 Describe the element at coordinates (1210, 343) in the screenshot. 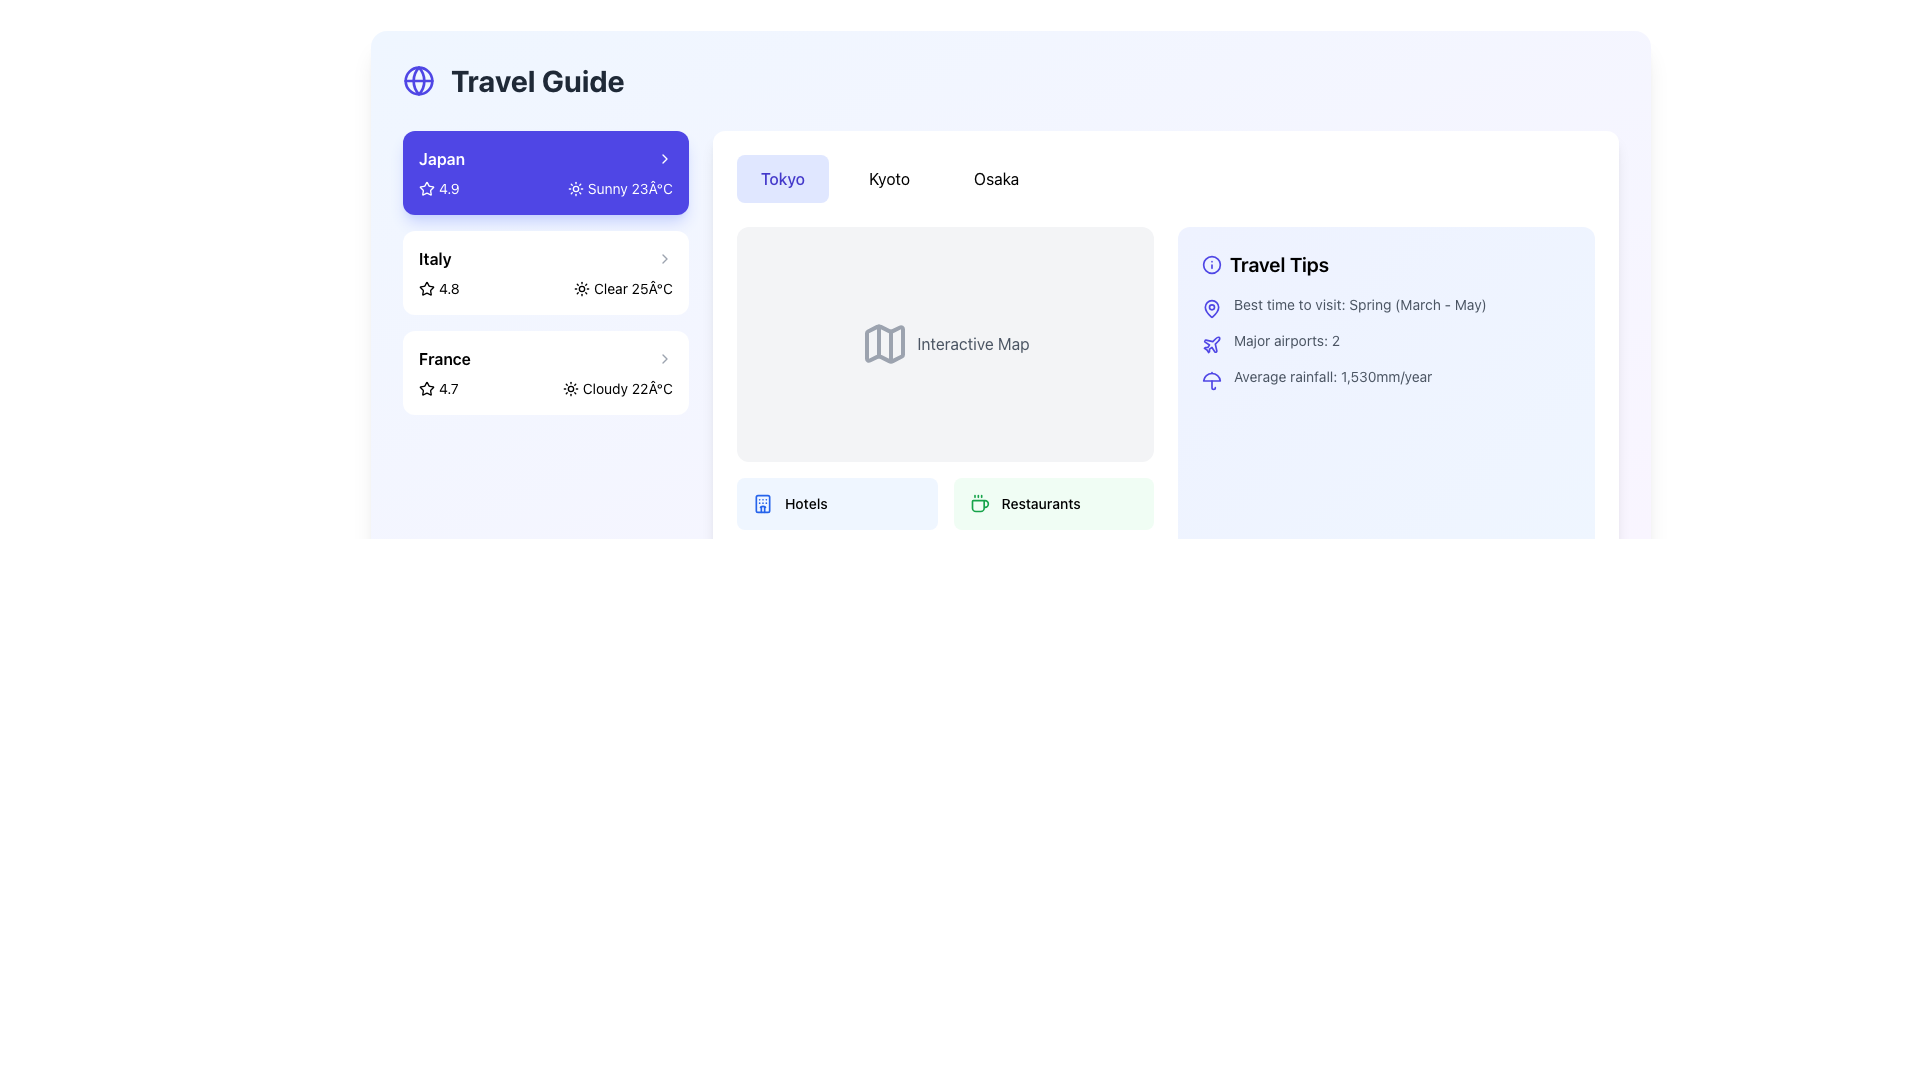

I see `the airplane icon, which is an SVG graphic with an indigo stroke design, located before the 'Major airports: 2' text in the 'Travel Tips' section on the right side of the page` at that location.